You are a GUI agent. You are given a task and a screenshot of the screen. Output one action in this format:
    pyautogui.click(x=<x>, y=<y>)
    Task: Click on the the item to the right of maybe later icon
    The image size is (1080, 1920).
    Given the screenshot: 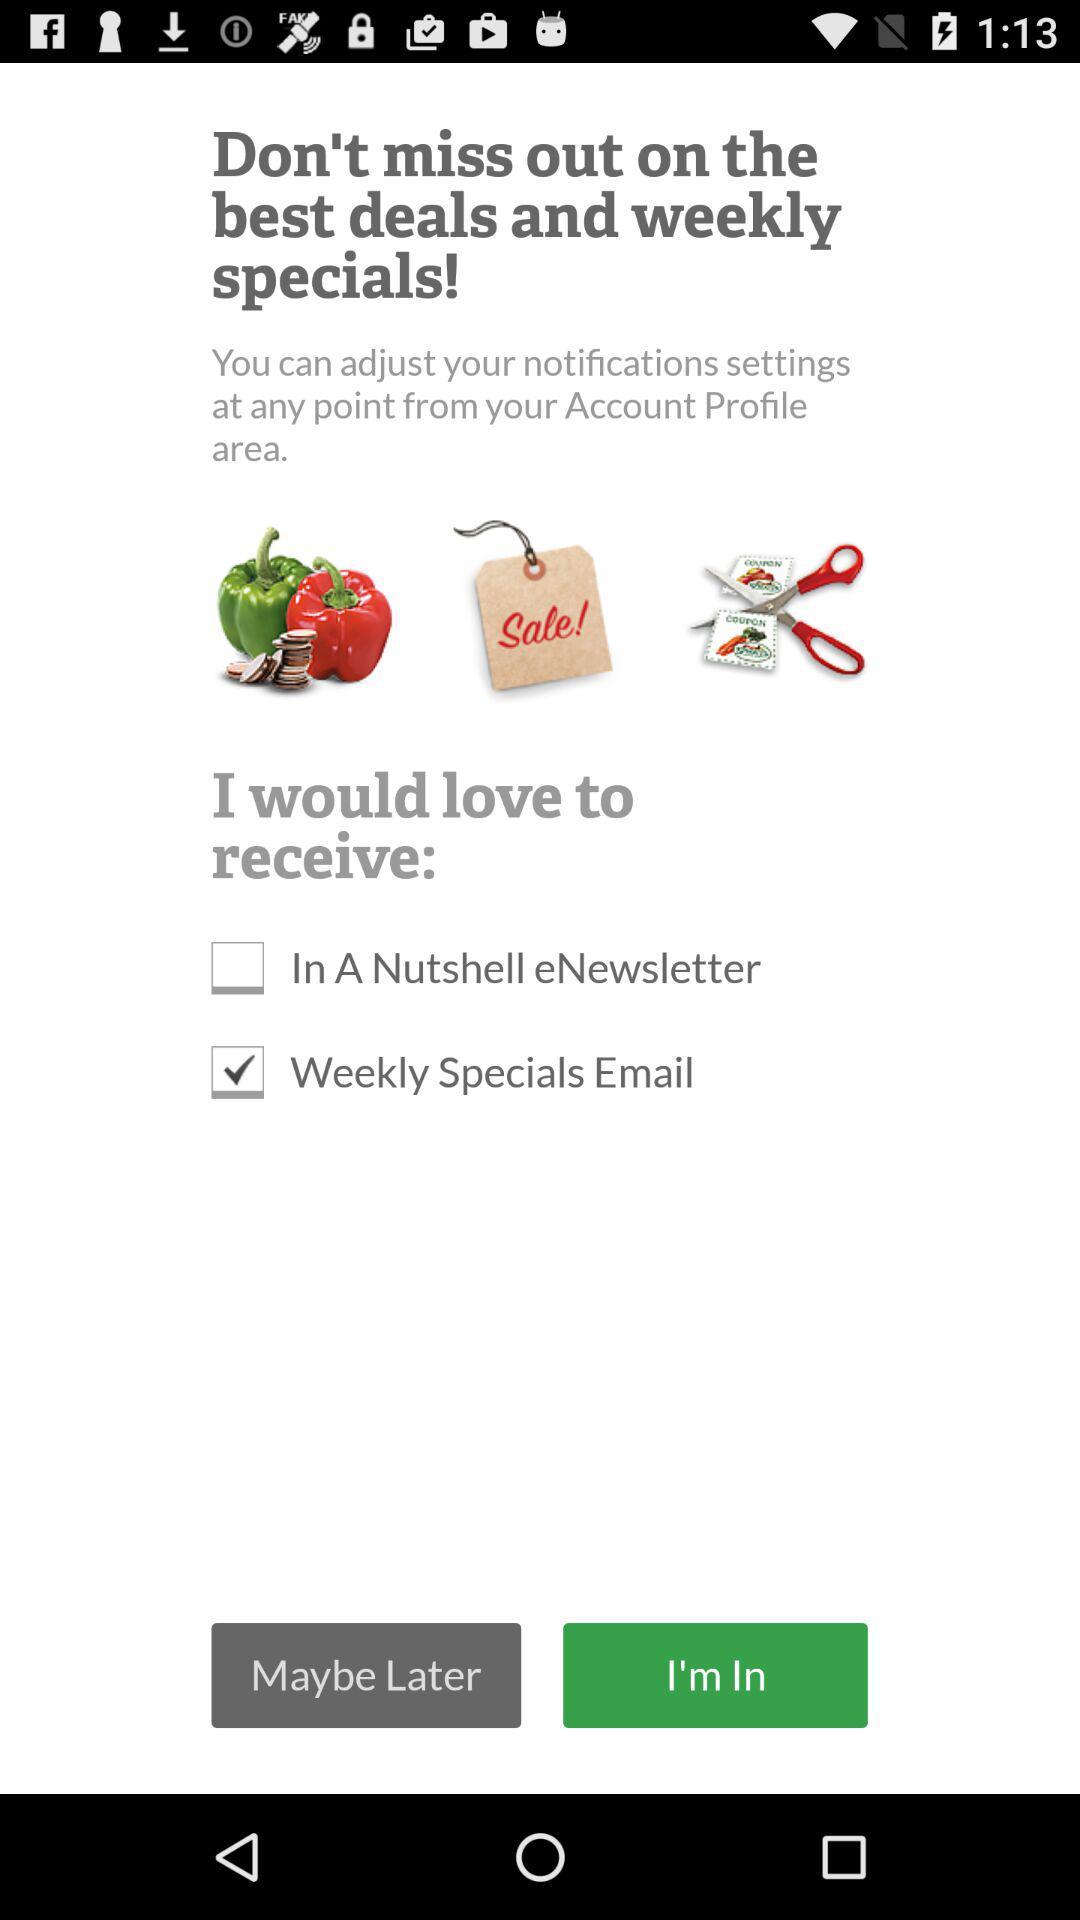 What is the action you would take?
    pyautogui.click(x=714, y=1675)
    